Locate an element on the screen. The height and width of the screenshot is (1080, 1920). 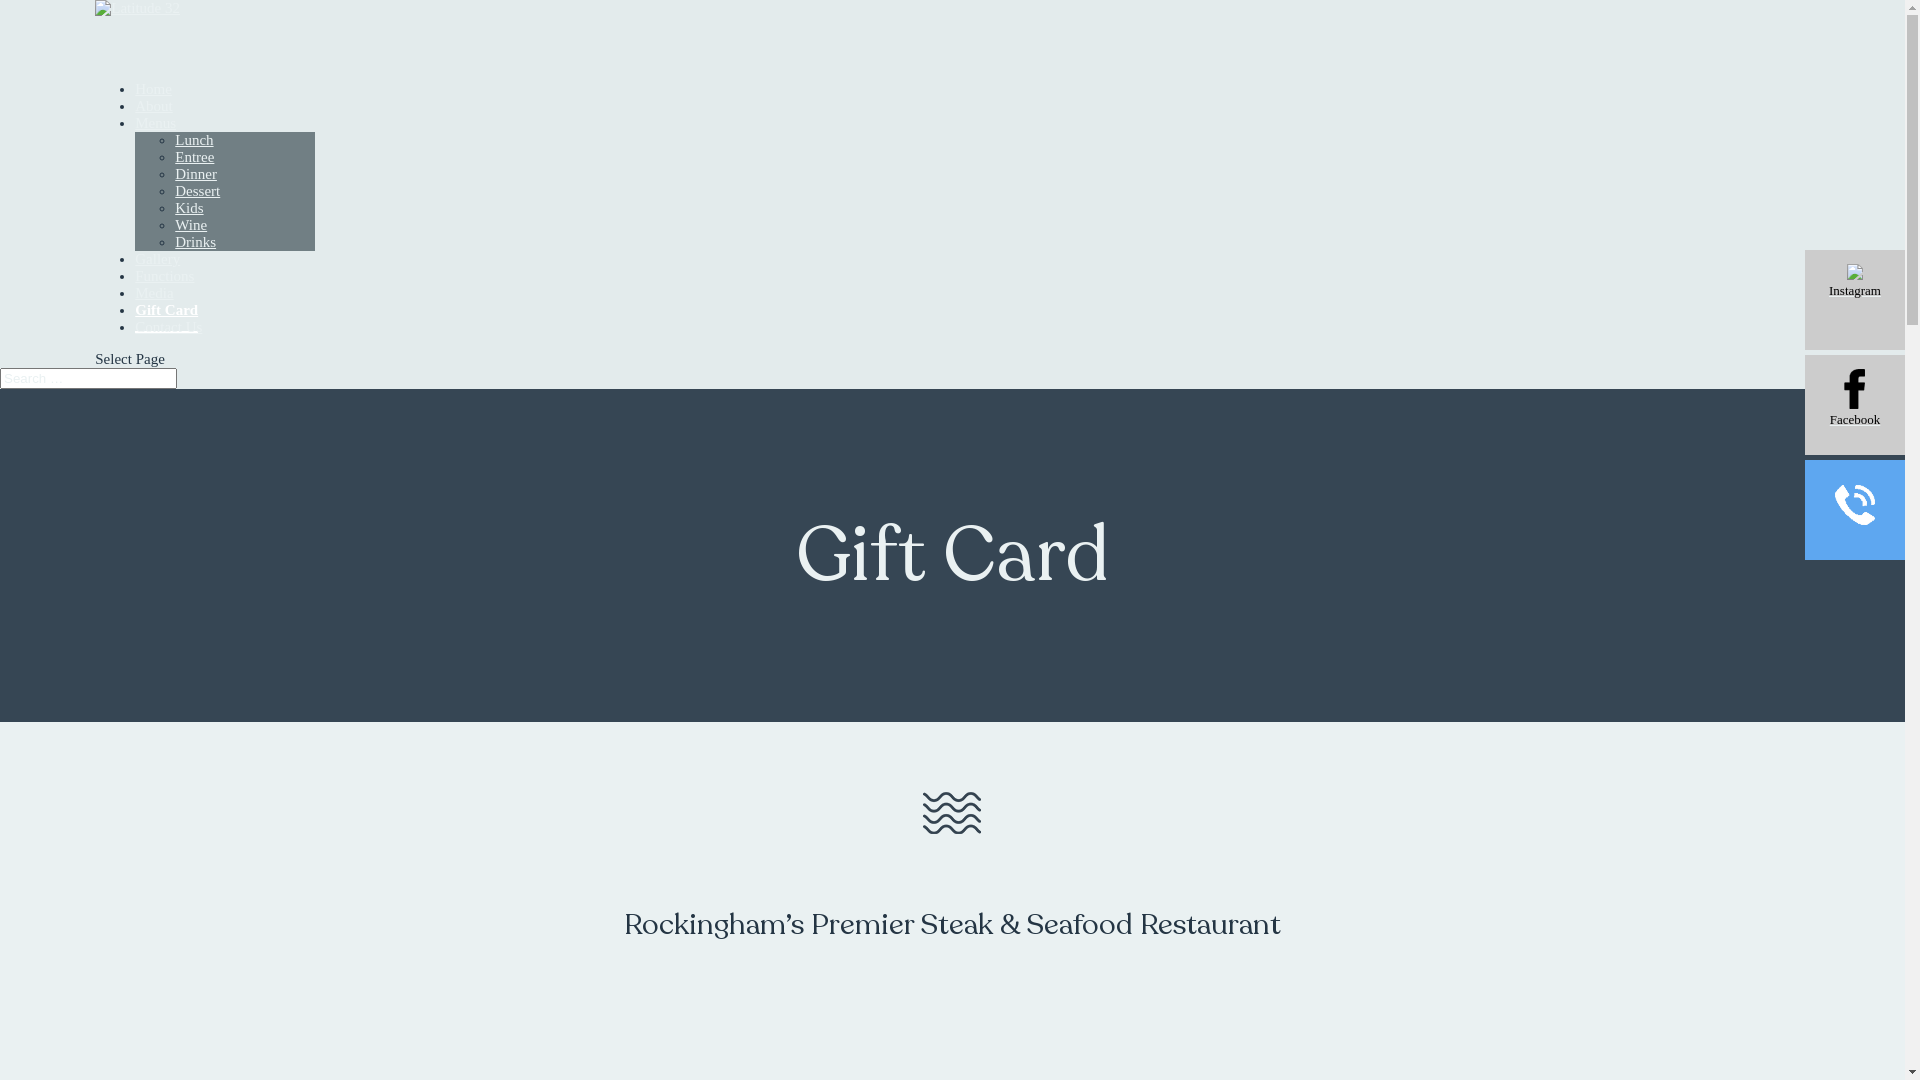
'Home' is located at coordinates (152, 113).